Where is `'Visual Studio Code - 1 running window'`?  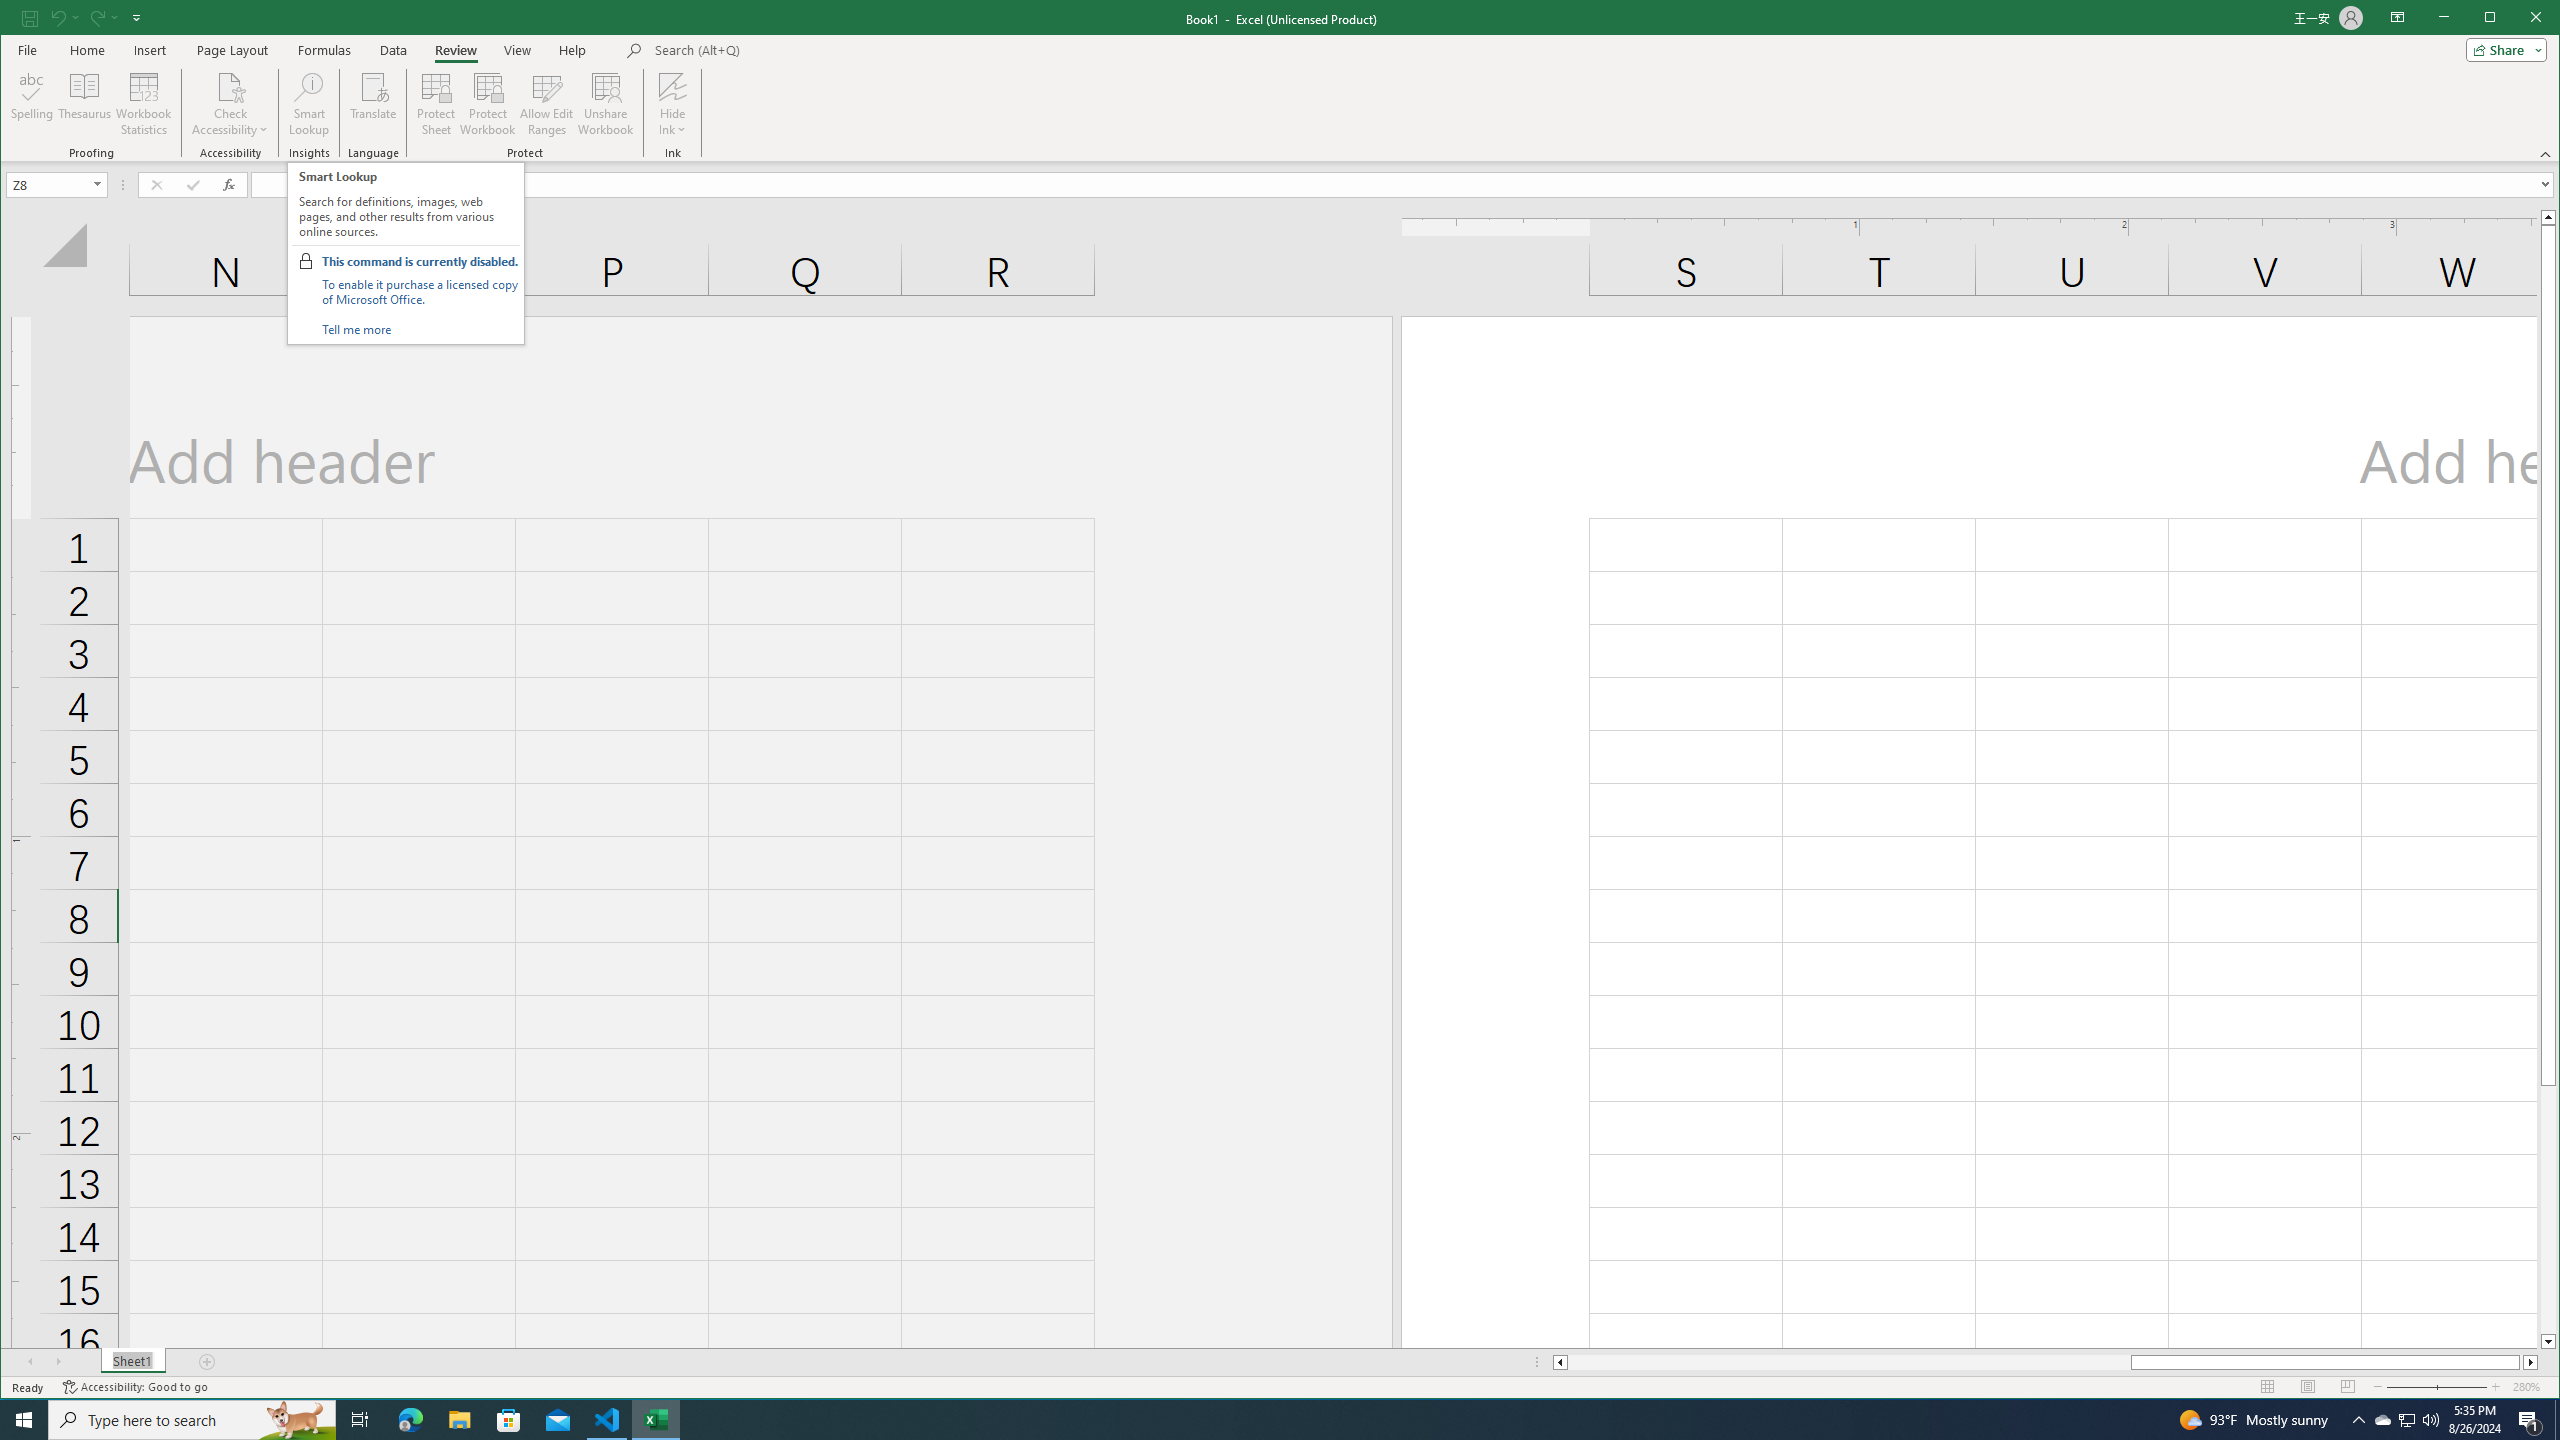 'Visual Studio Code - 1 running window' is located at coordinates (607, 1418).